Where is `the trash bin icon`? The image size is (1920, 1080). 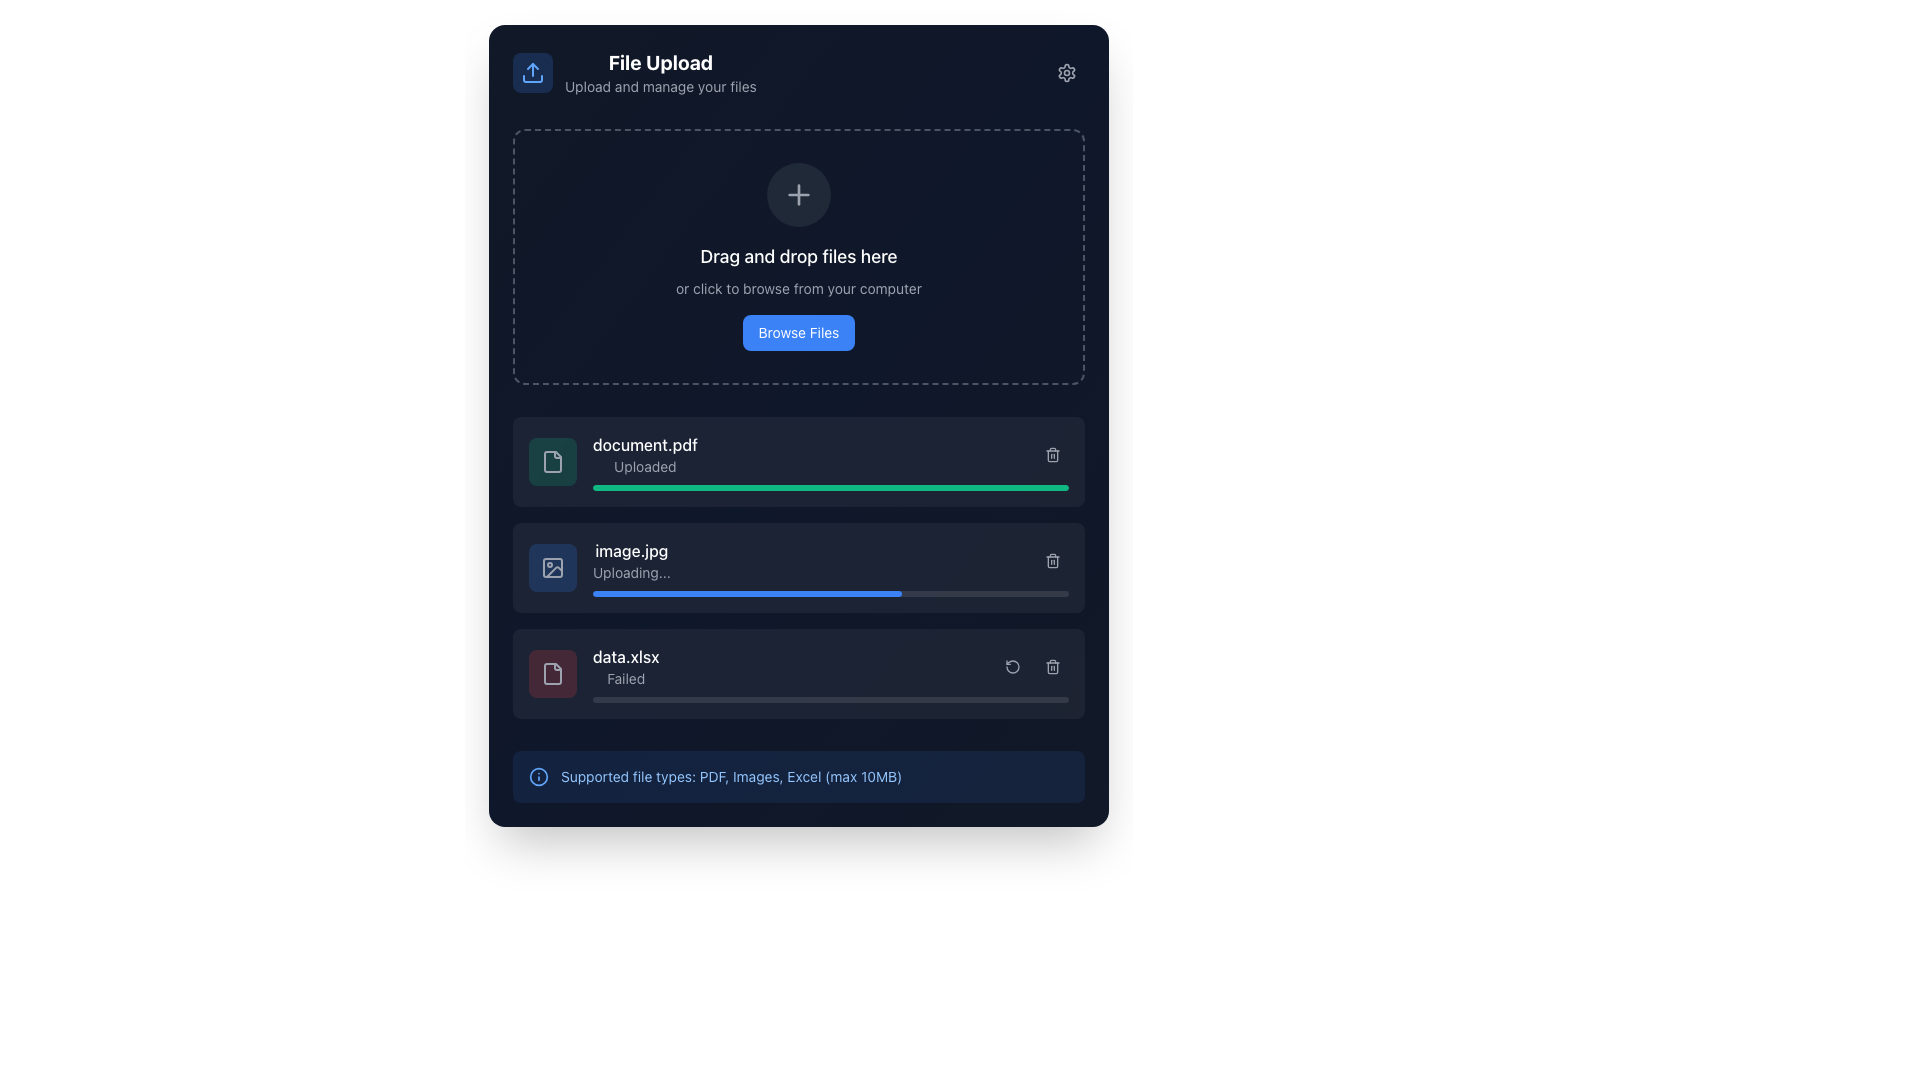
the trash bin icon is located at coordinates (1051, 560).